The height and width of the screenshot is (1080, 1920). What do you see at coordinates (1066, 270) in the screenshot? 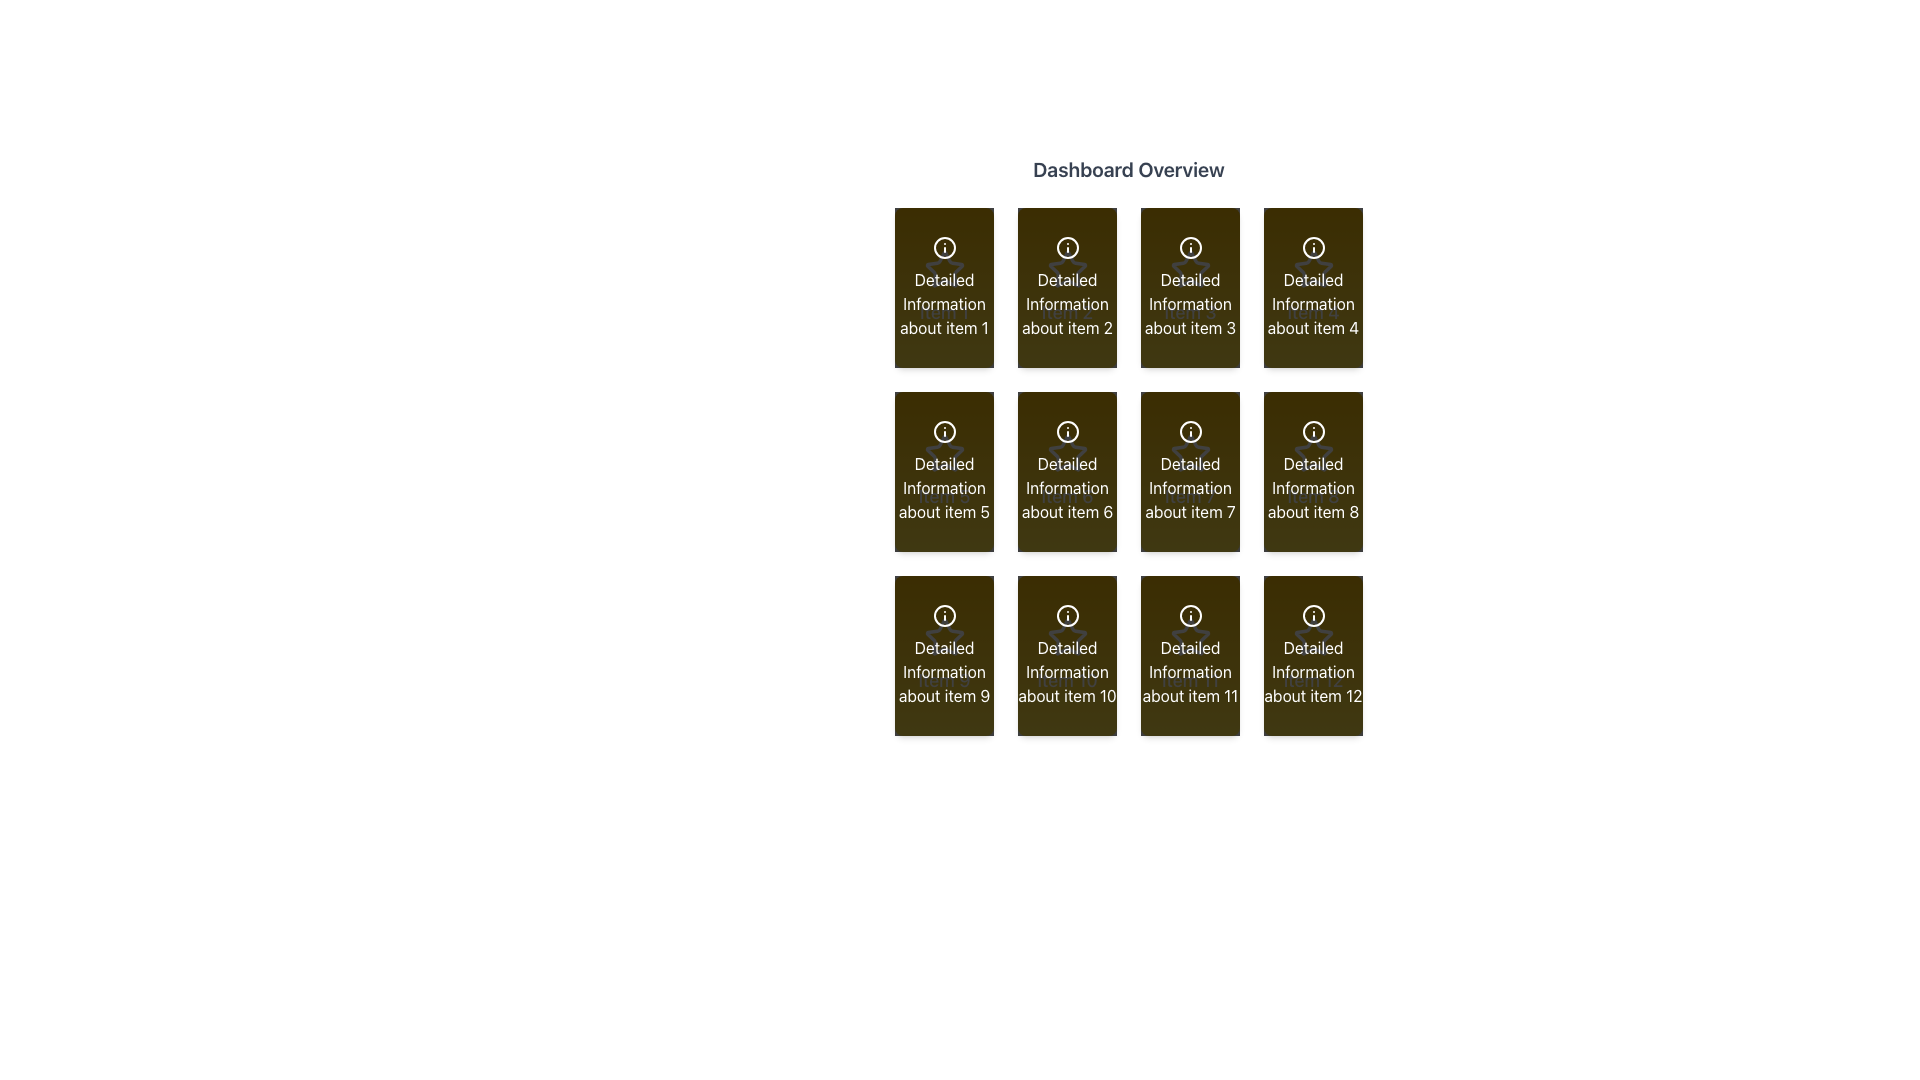
I see `the star icon, which is styled with white stroke lines and is positioned above the text 'Detailed Information about item 2' in the second card of the grid layout` at bounding box center [1066, 270].